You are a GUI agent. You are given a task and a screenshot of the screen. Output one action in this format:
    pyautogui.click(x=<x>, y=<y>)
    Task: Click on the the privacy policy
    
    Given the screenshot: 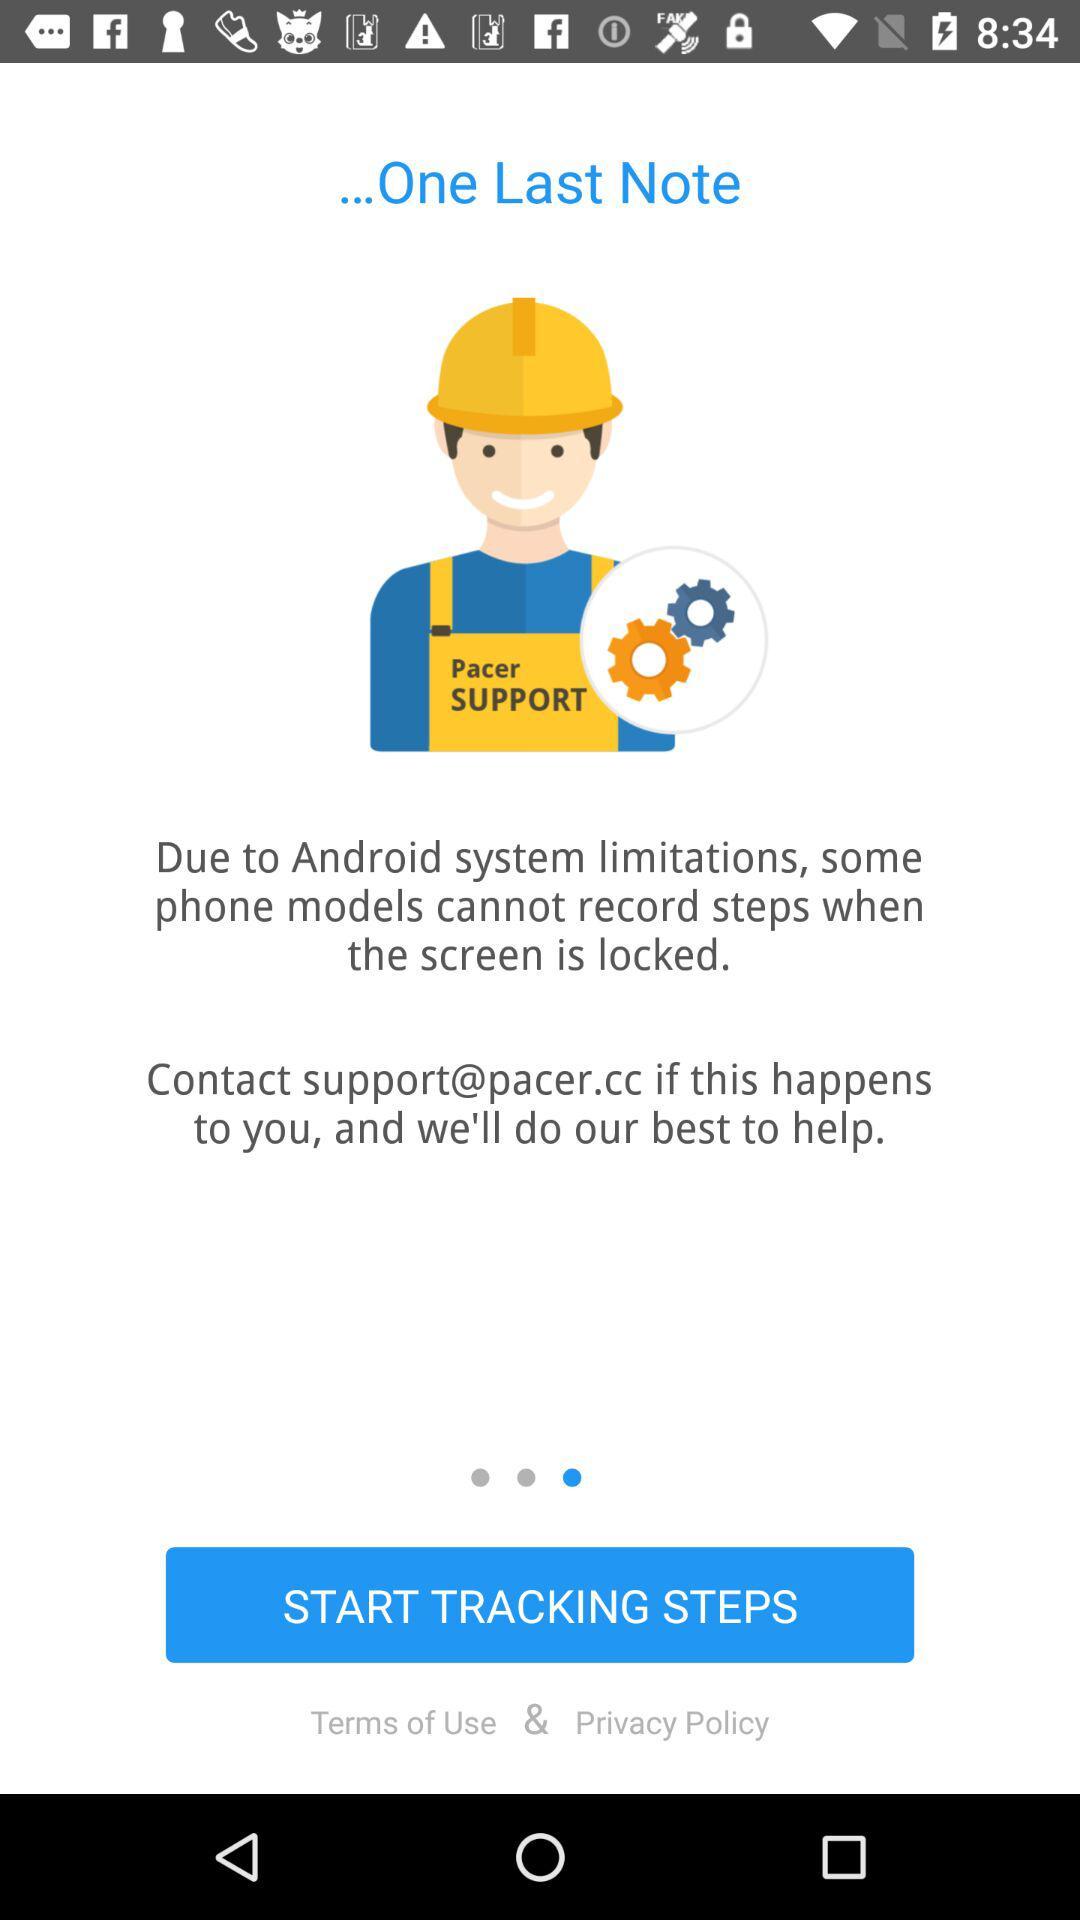 What is the action you would take?
    pyautogui.click(x=672, y=1720)
    